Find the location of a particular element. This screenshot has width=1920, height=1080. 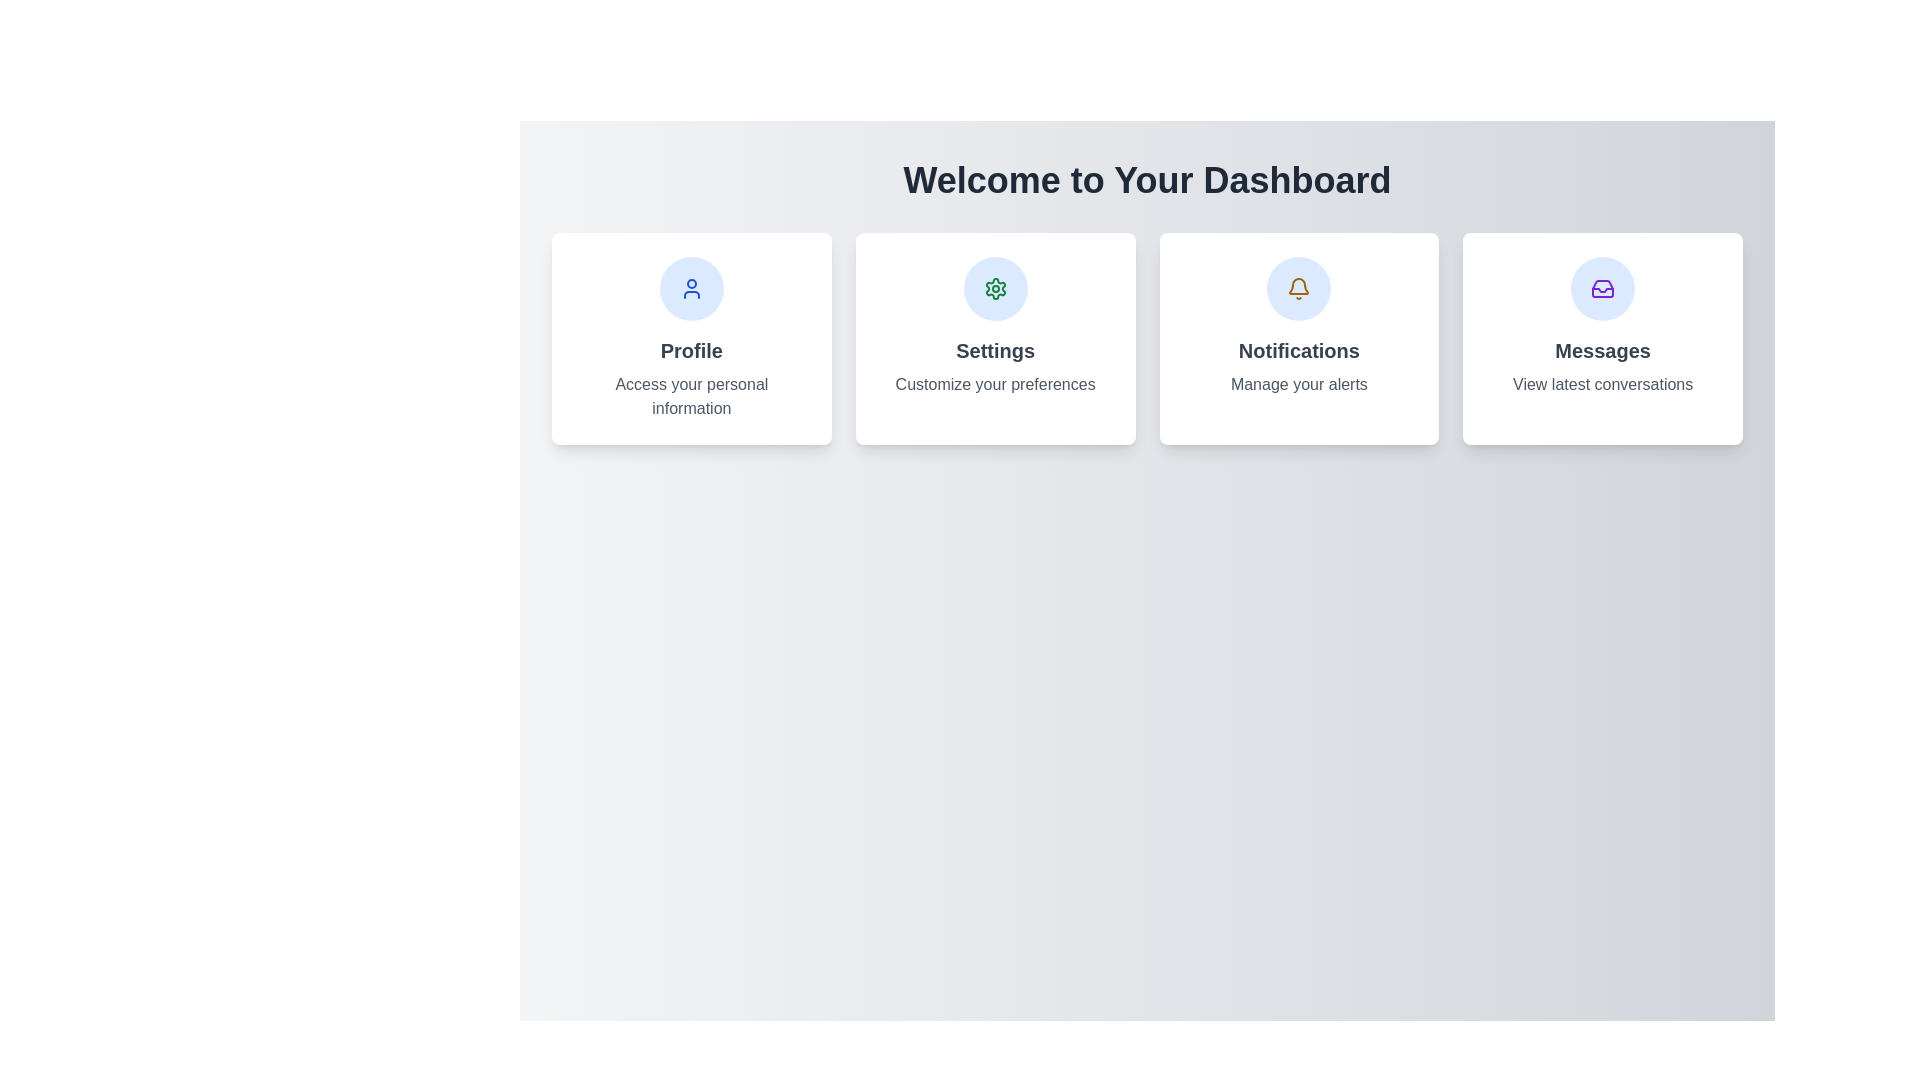

the text label that reads 'Access your personal information', which is styled with a gray font color and centered alignment, located below the 'Profile' text element is located at coordinates (691, 397).